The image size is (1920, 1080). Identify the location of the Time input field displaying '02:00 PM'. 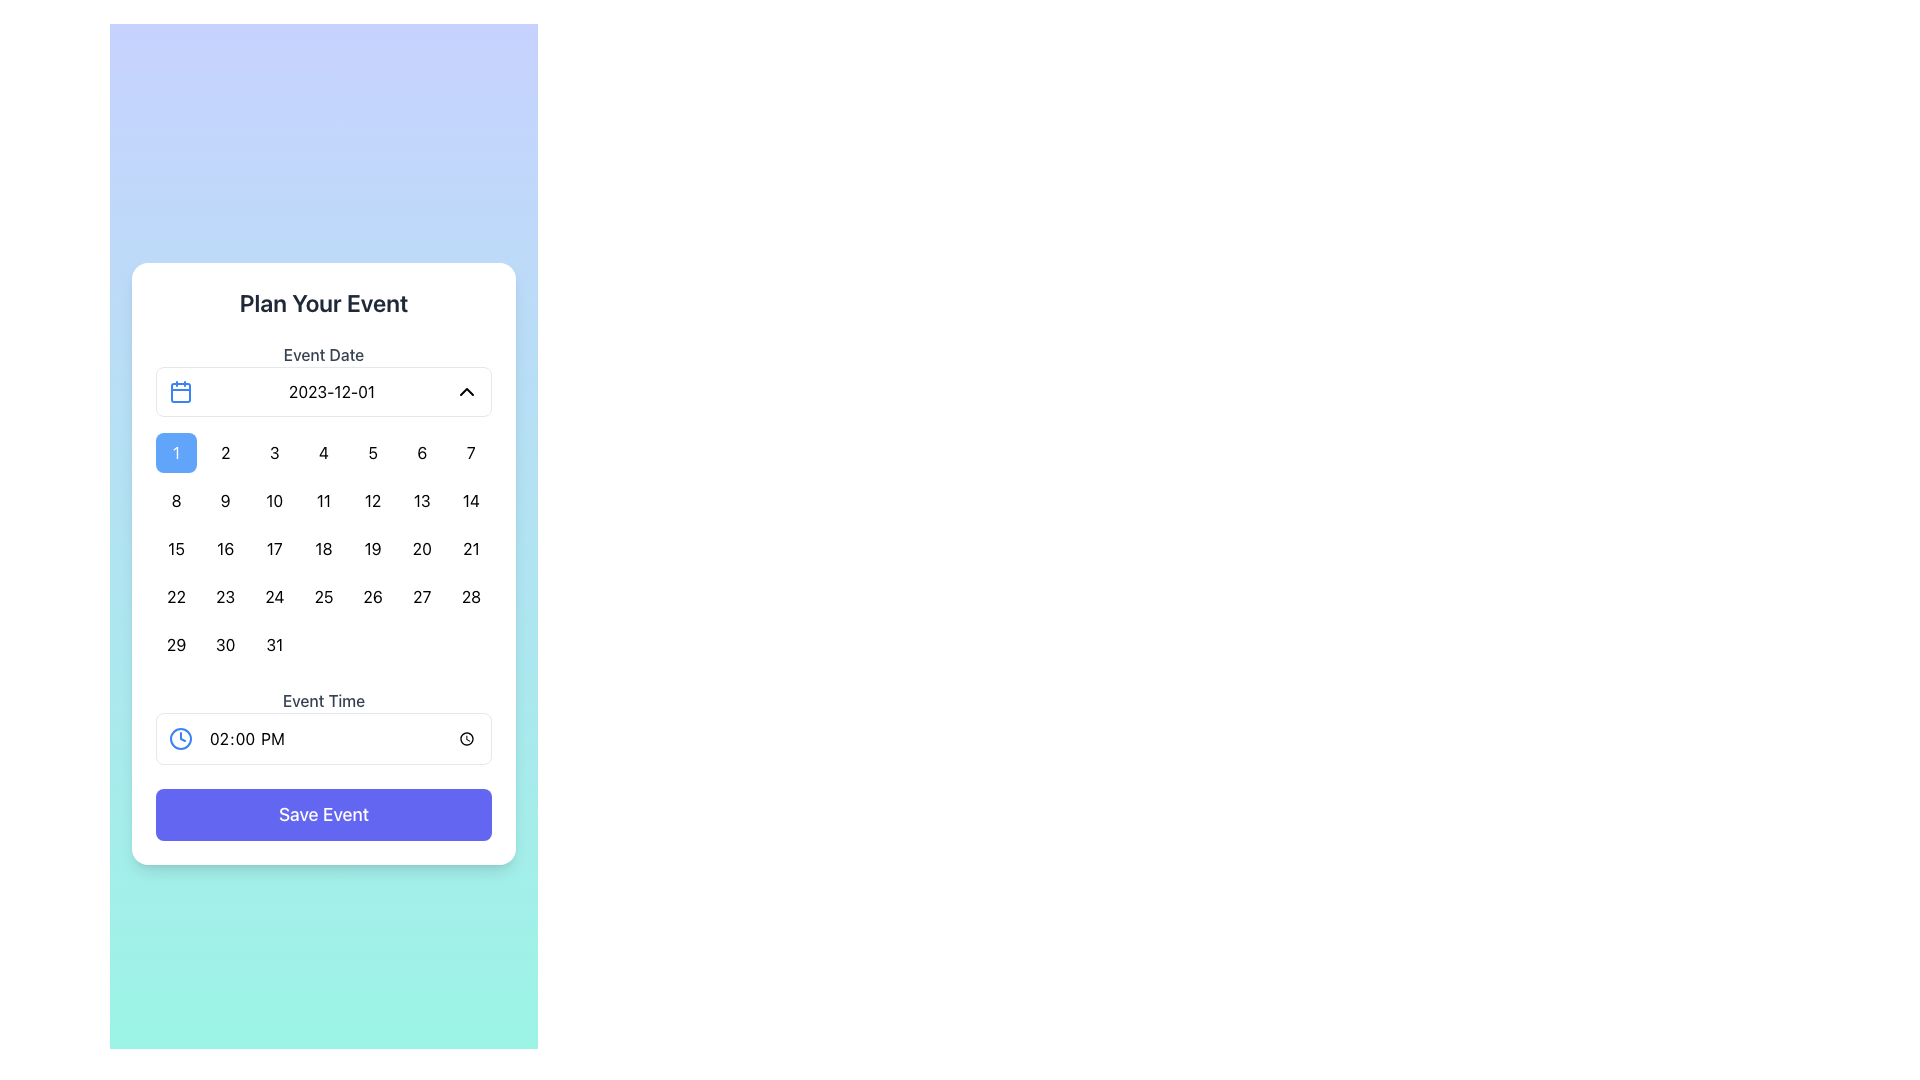
(344, 739).